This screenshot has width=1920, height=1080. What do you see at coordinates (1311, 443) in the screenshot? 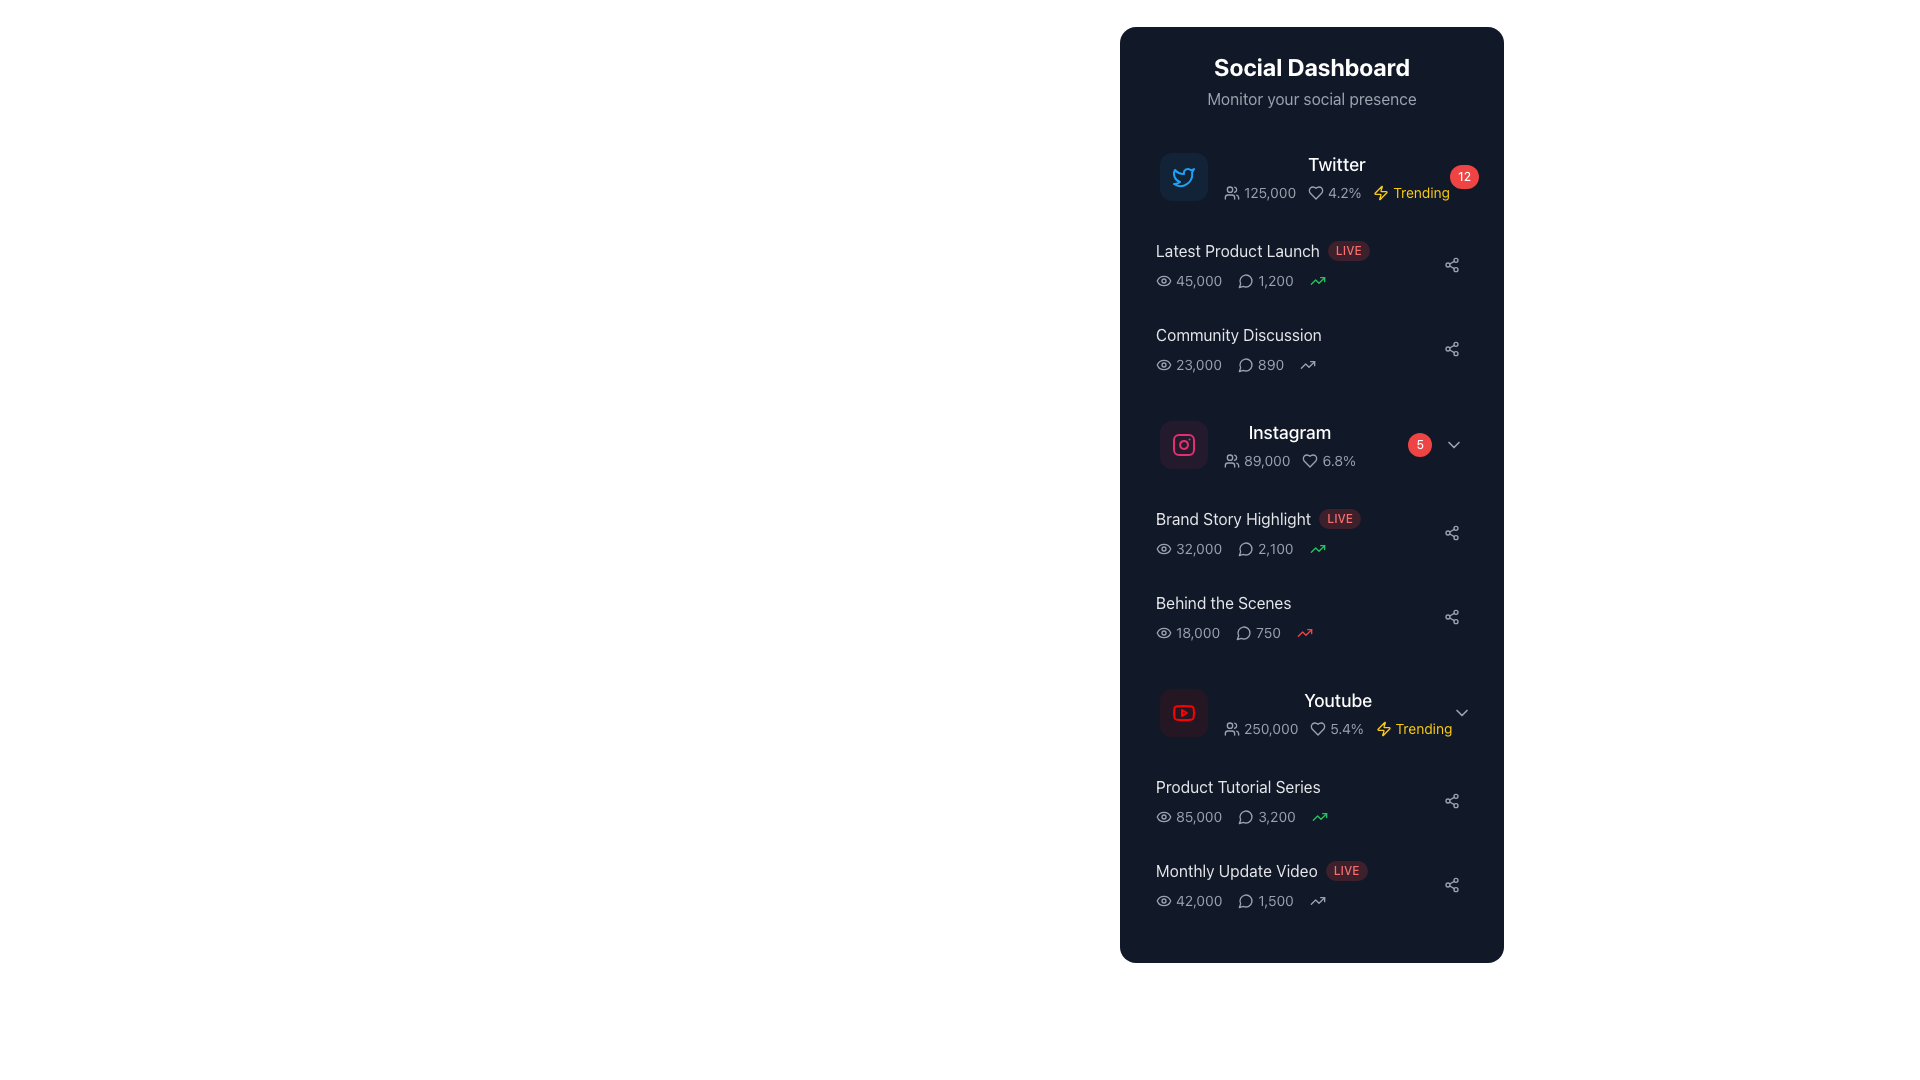
I see `the dropdown arrow on the Information card, which is the fourth card down in a vertical list on the social dashboard` at bounding box center [1311, 443].